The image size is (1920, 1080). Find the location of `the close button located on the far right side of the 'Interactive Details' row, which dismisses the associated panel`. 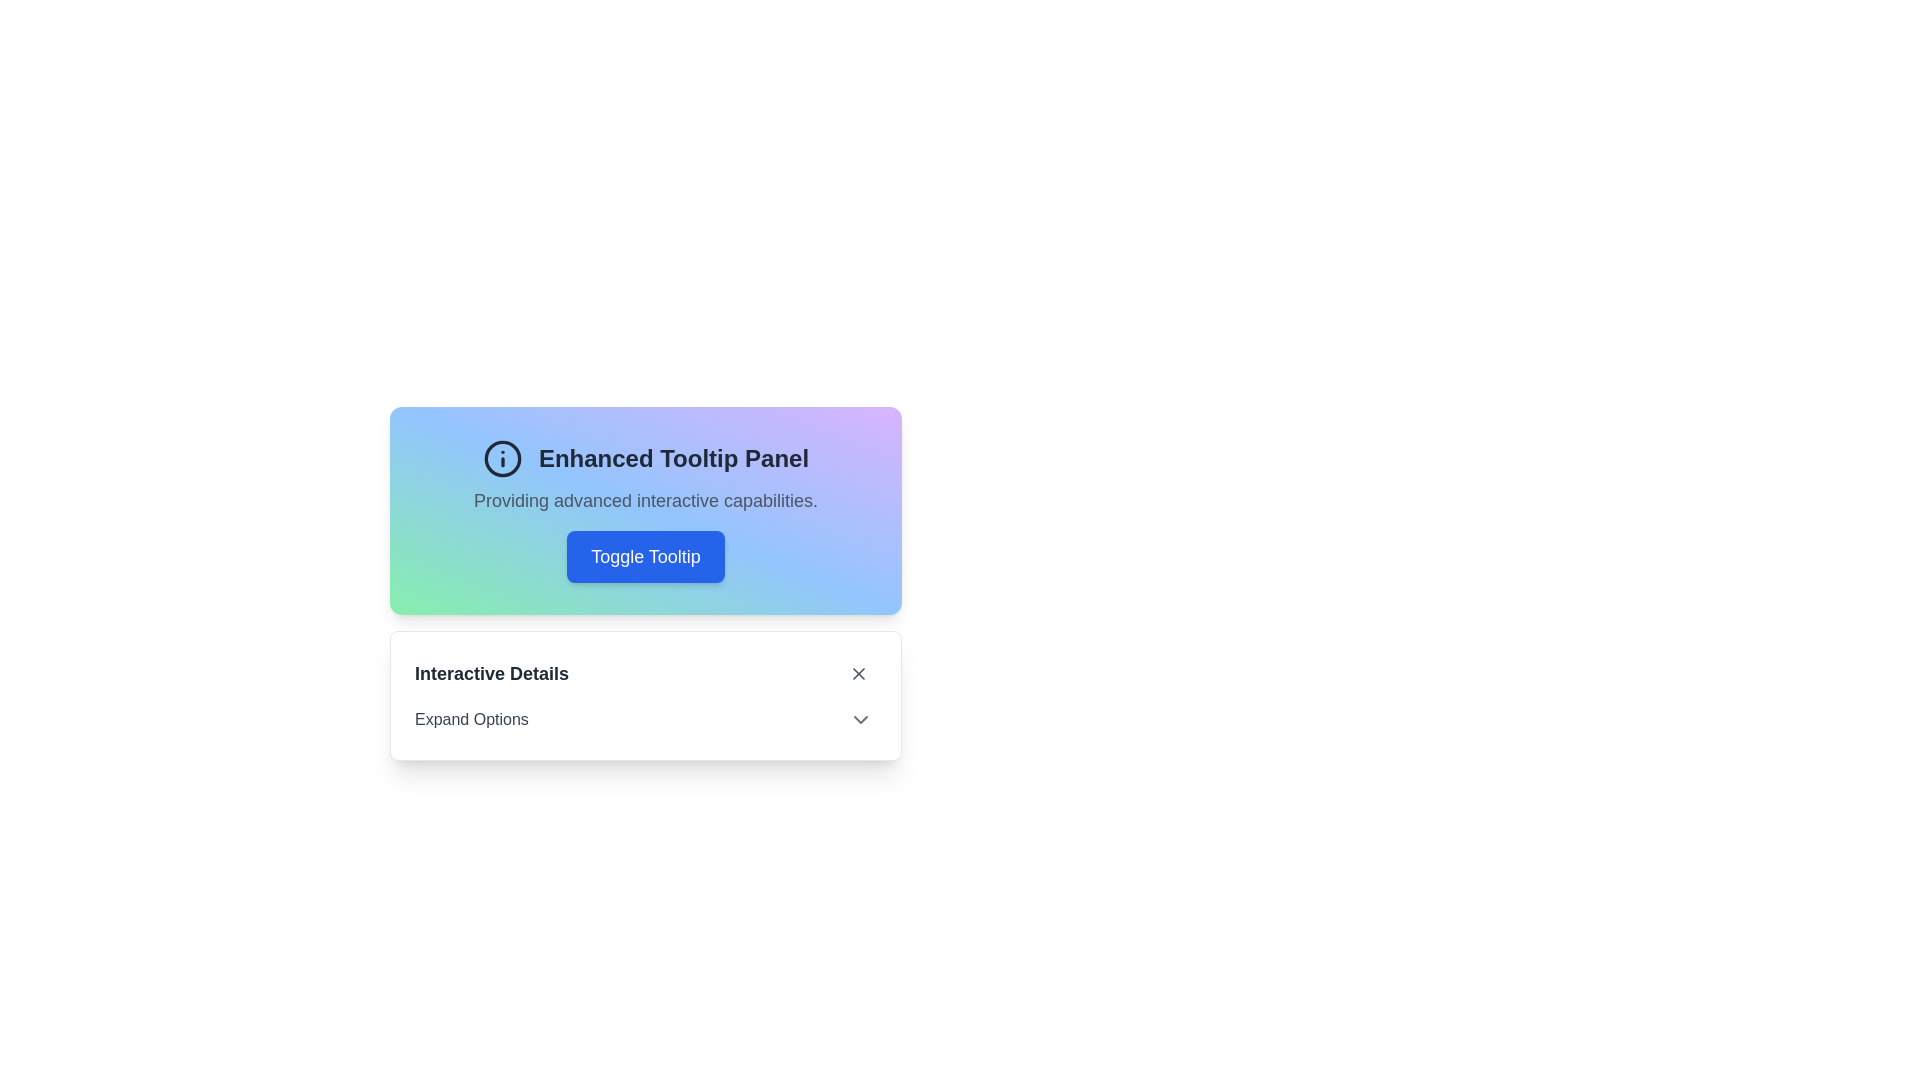

the close button located on the far right side of the 'Interactive Details' row, which dismisses the associated panel is located at coordinates (859, 674).